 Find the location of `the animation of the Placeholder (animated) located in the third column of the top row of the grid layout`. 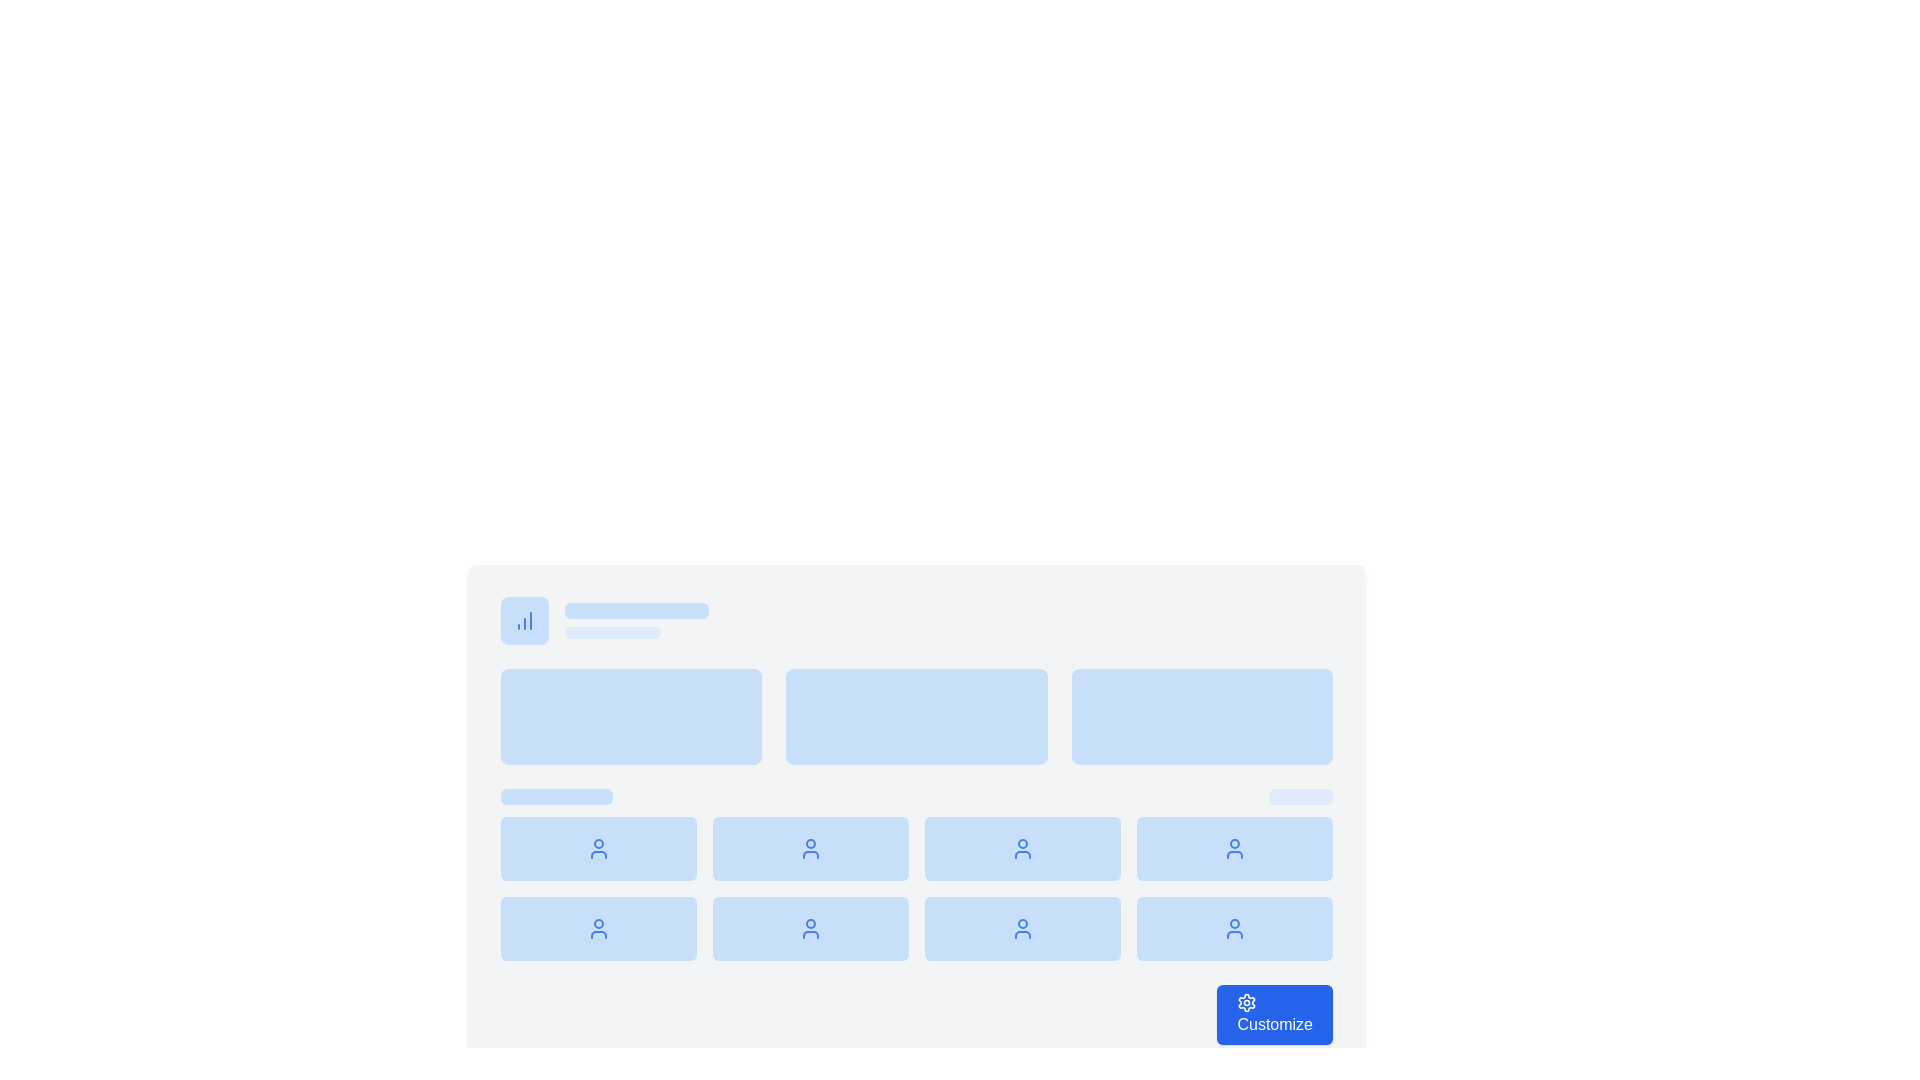

the animation of the Placeholder (animated) located in the third column of the top row of the grid layout is located at coordinates (1201, 716).